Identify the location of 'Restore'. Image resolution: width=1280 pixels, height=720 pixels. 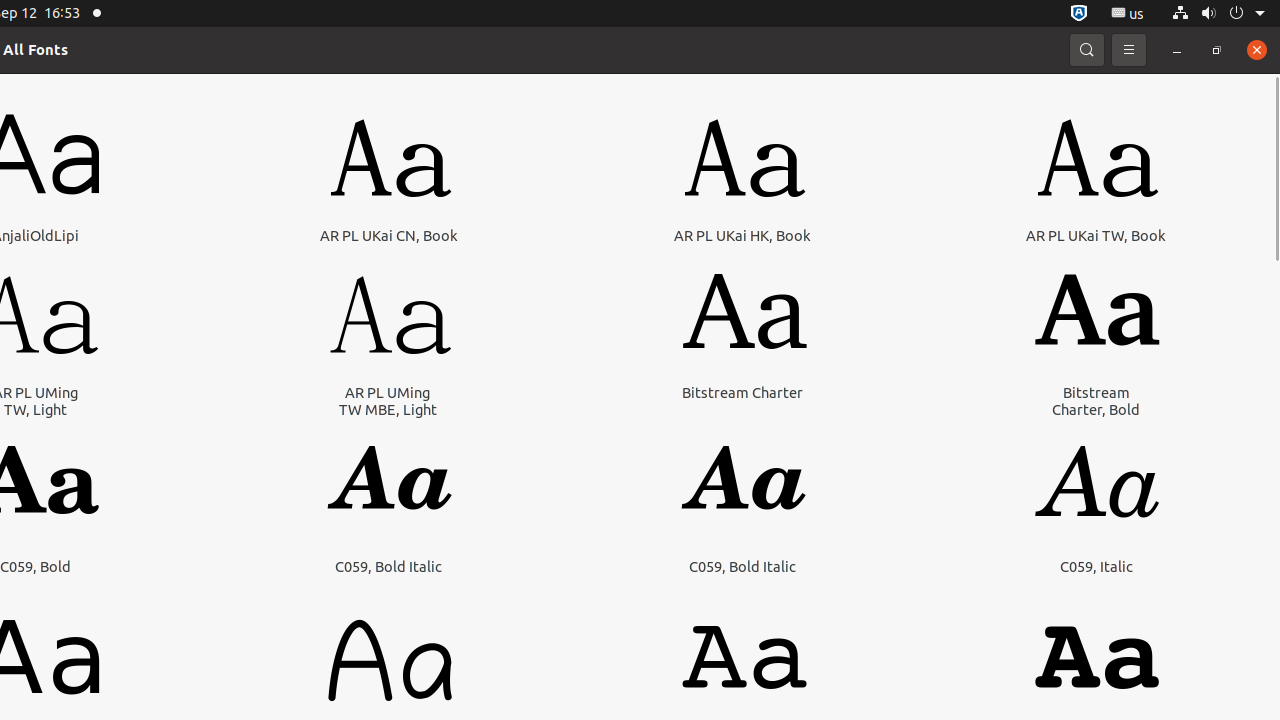
(1216, 48).